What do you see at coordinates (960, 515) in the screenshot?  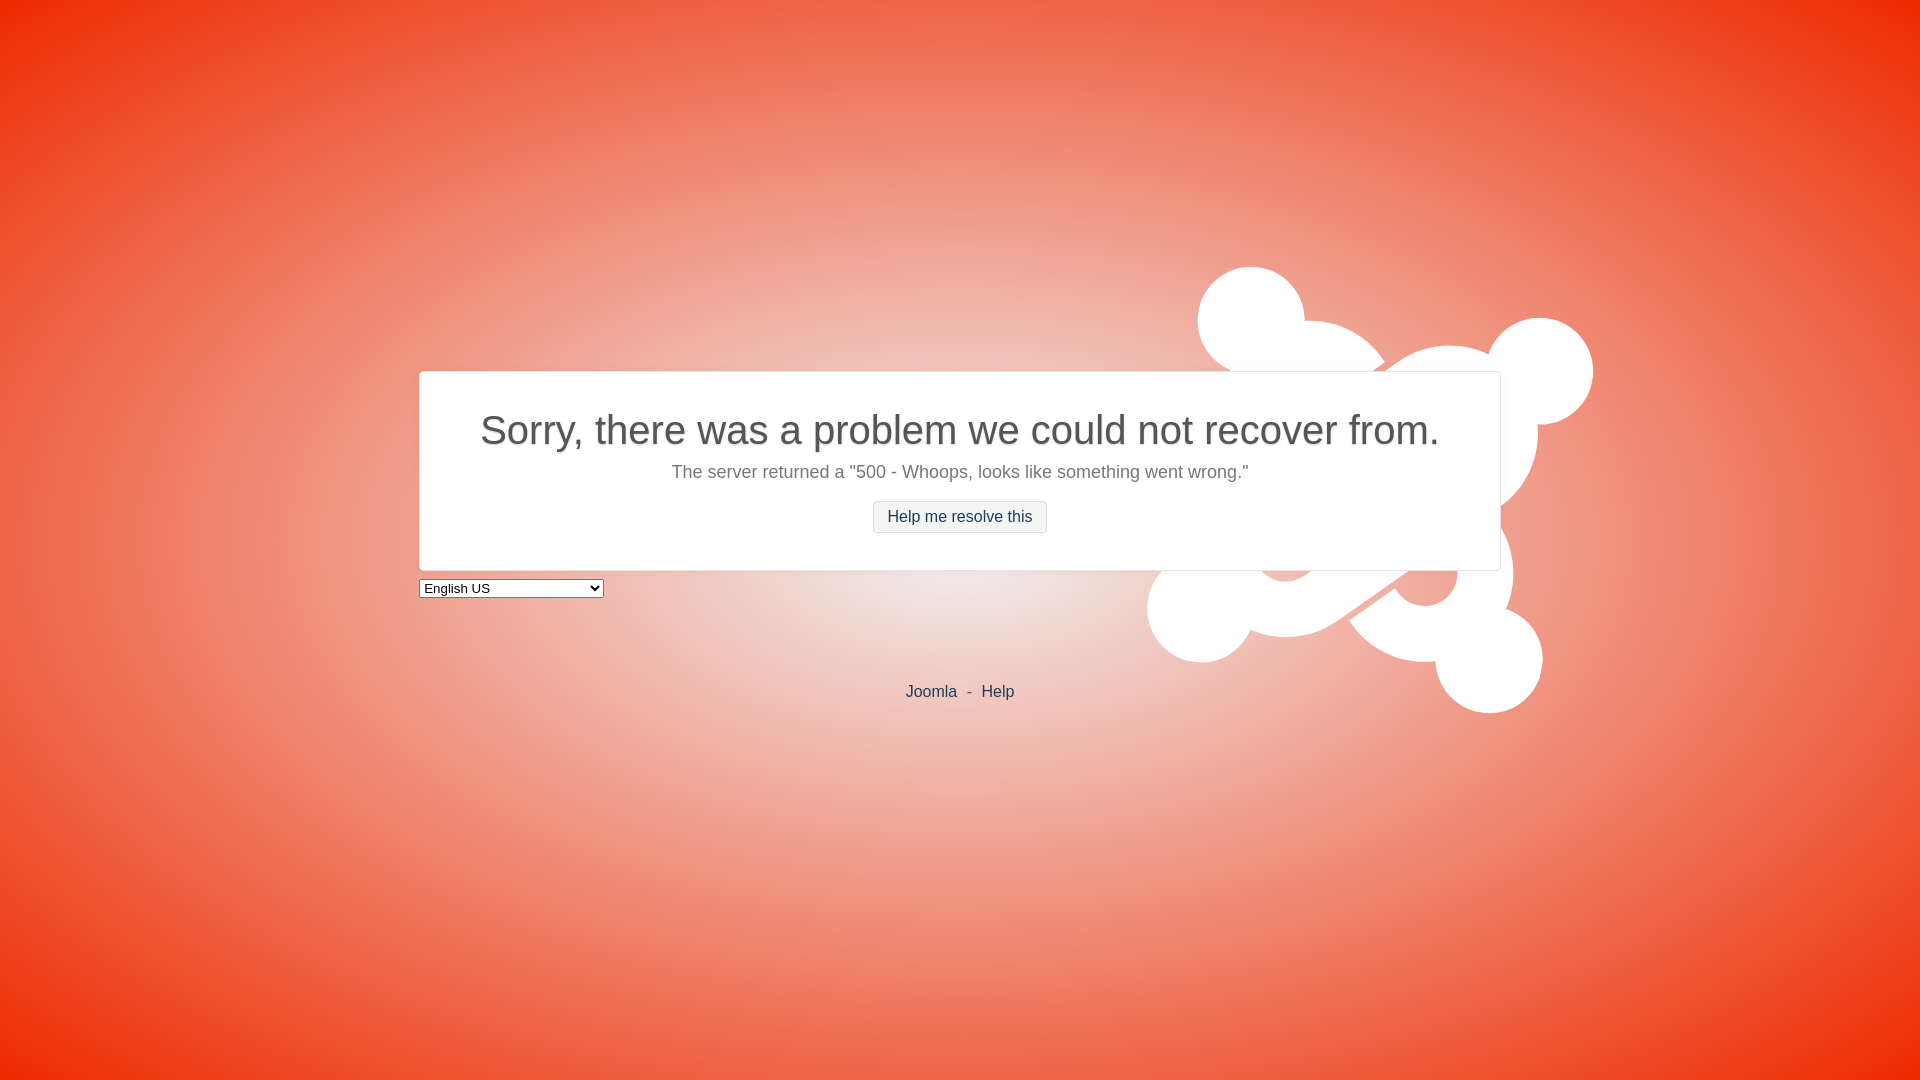 I see `'Help me resolve this'` at bounding box center [960, 515].